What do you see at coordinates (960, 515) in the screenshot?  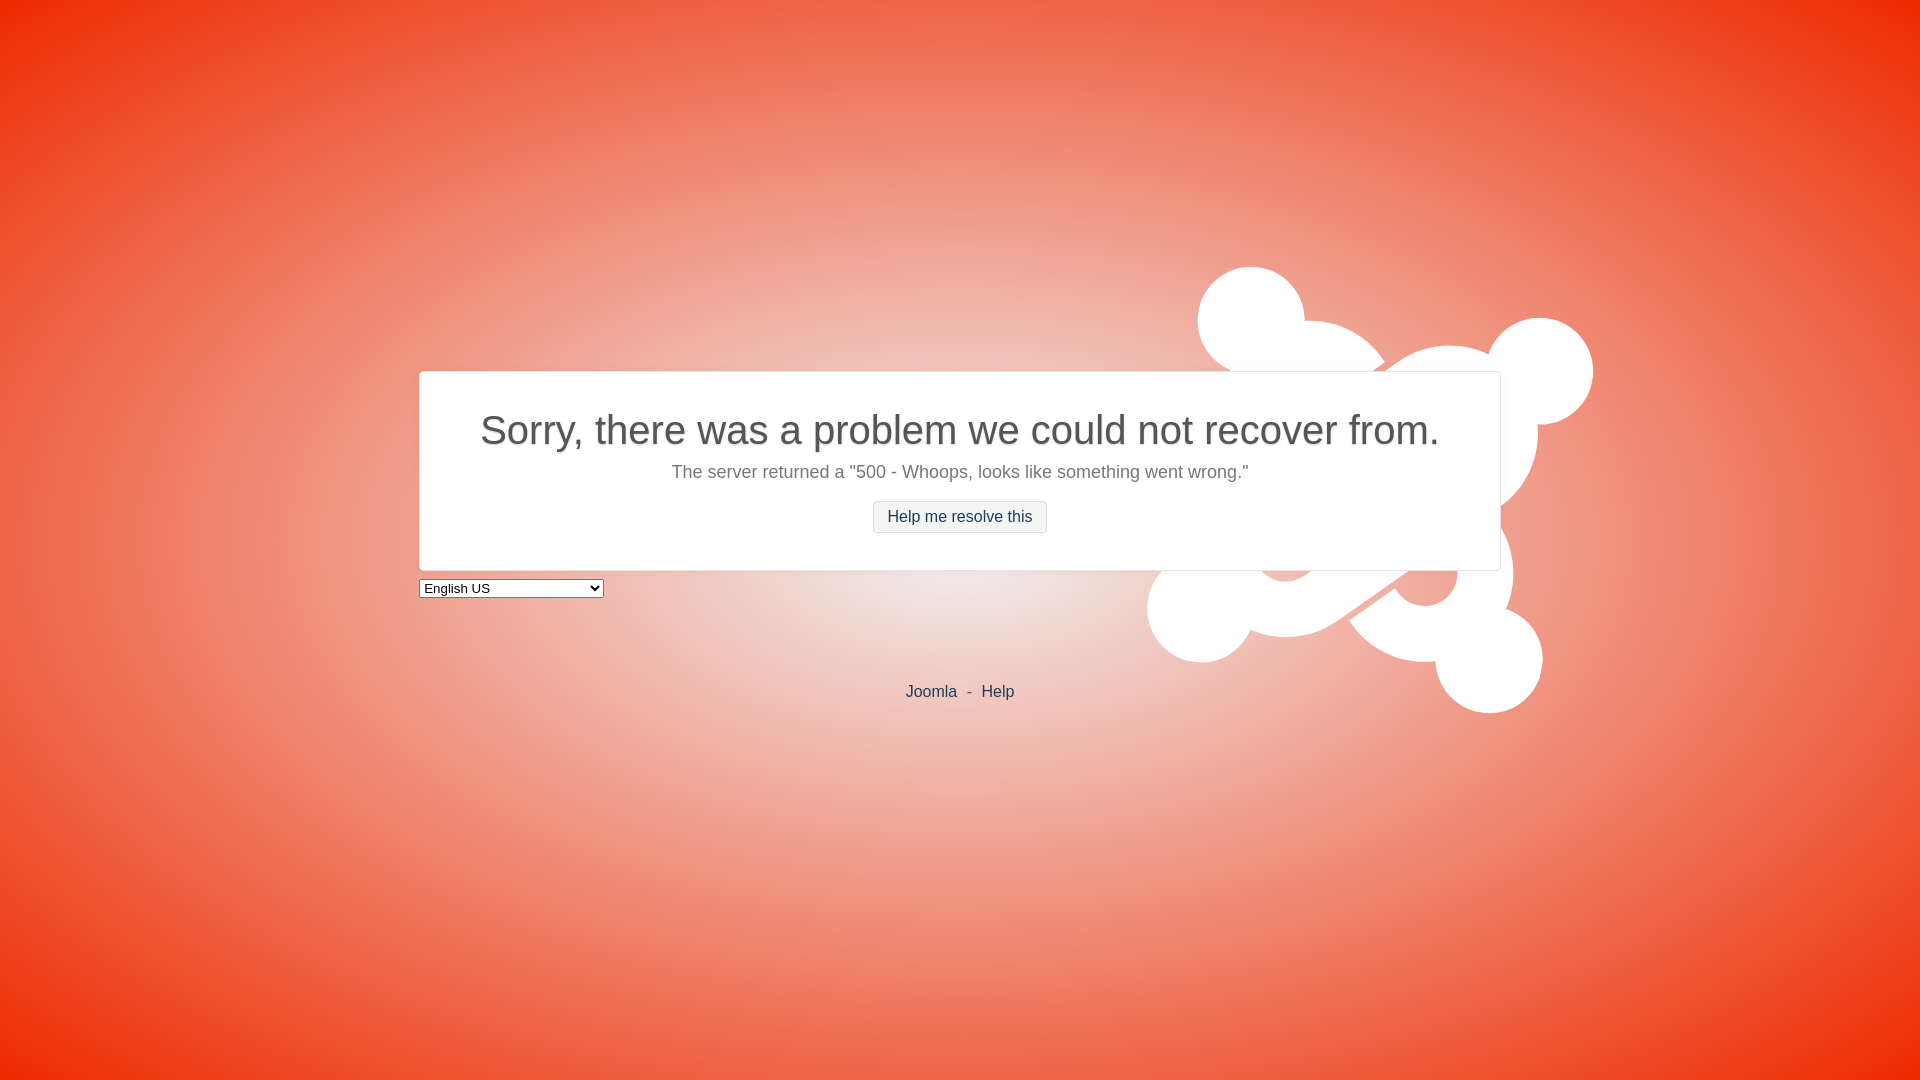 I see `'Help me resolve this'` at bounding box center [960, 515].